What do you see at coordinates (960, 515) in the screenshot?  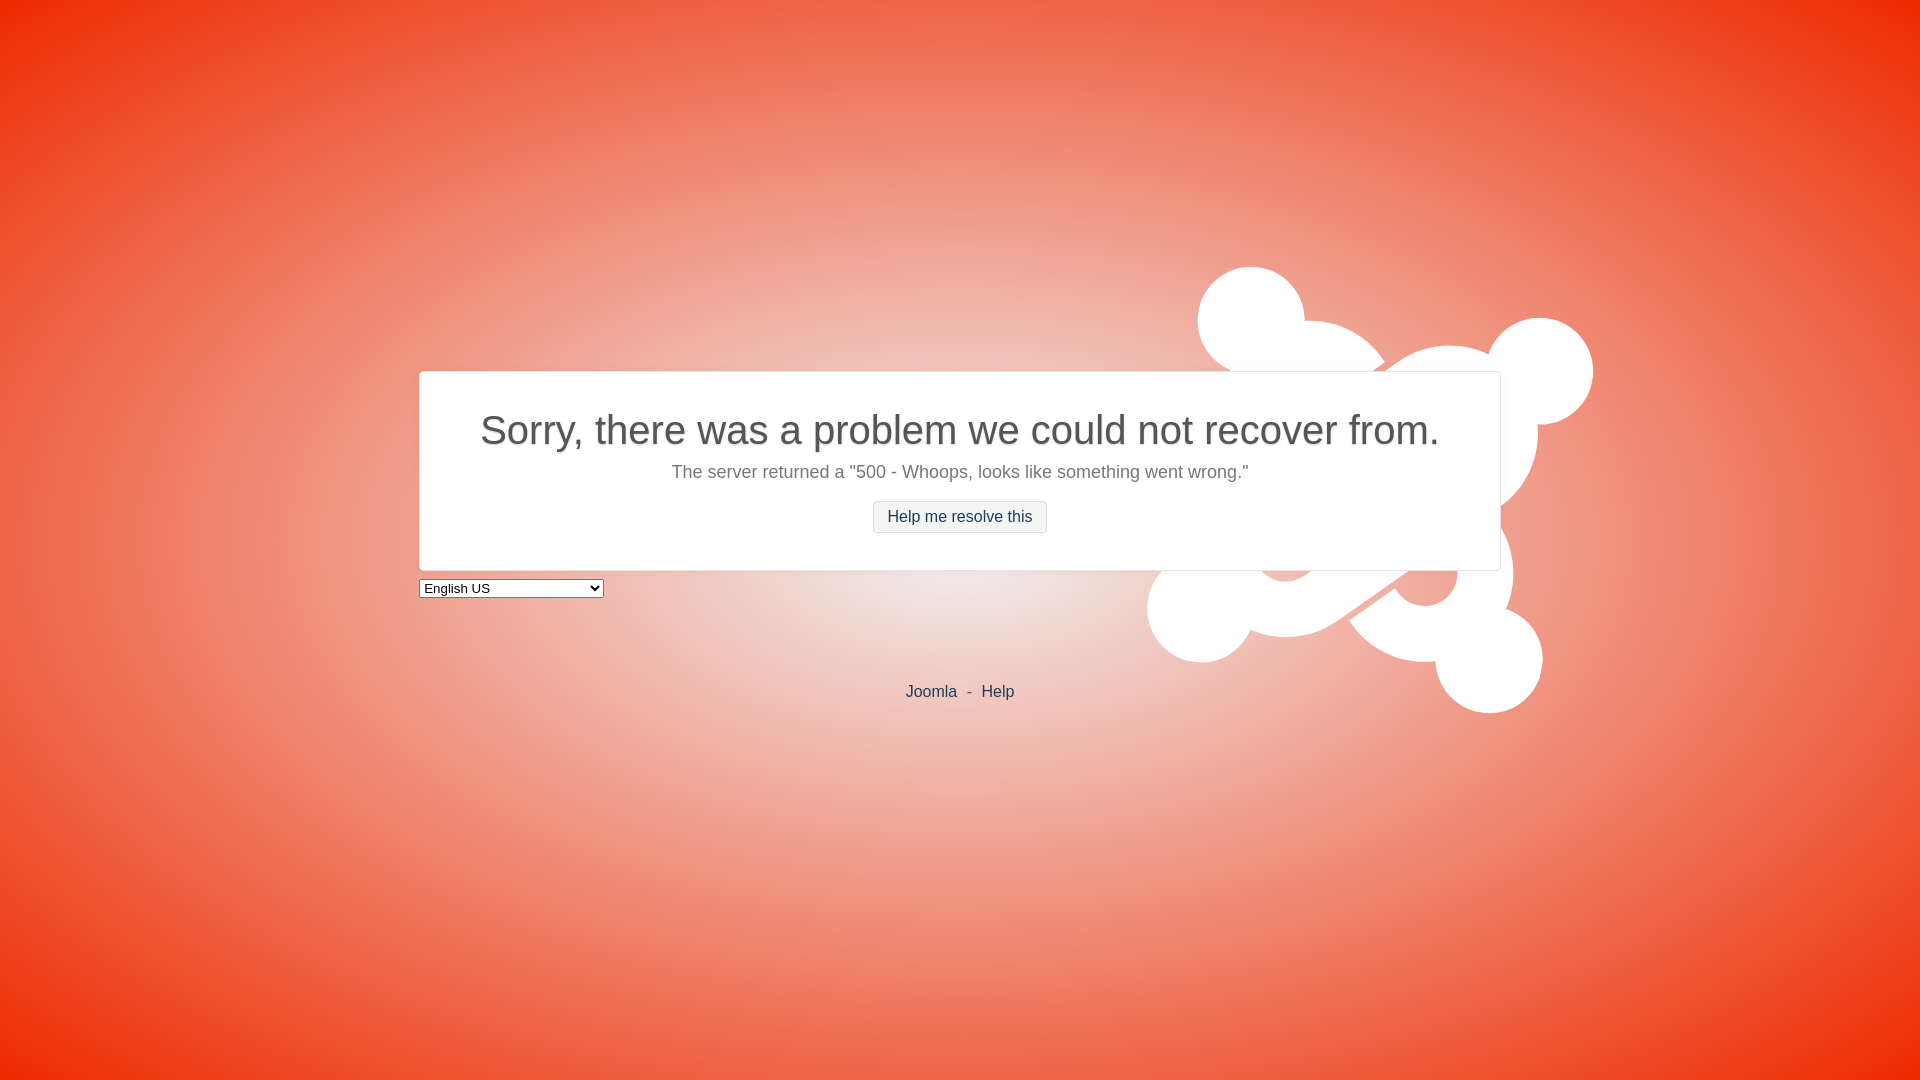 I see `'Help me resolve this'` at bounding box center [960, 515].